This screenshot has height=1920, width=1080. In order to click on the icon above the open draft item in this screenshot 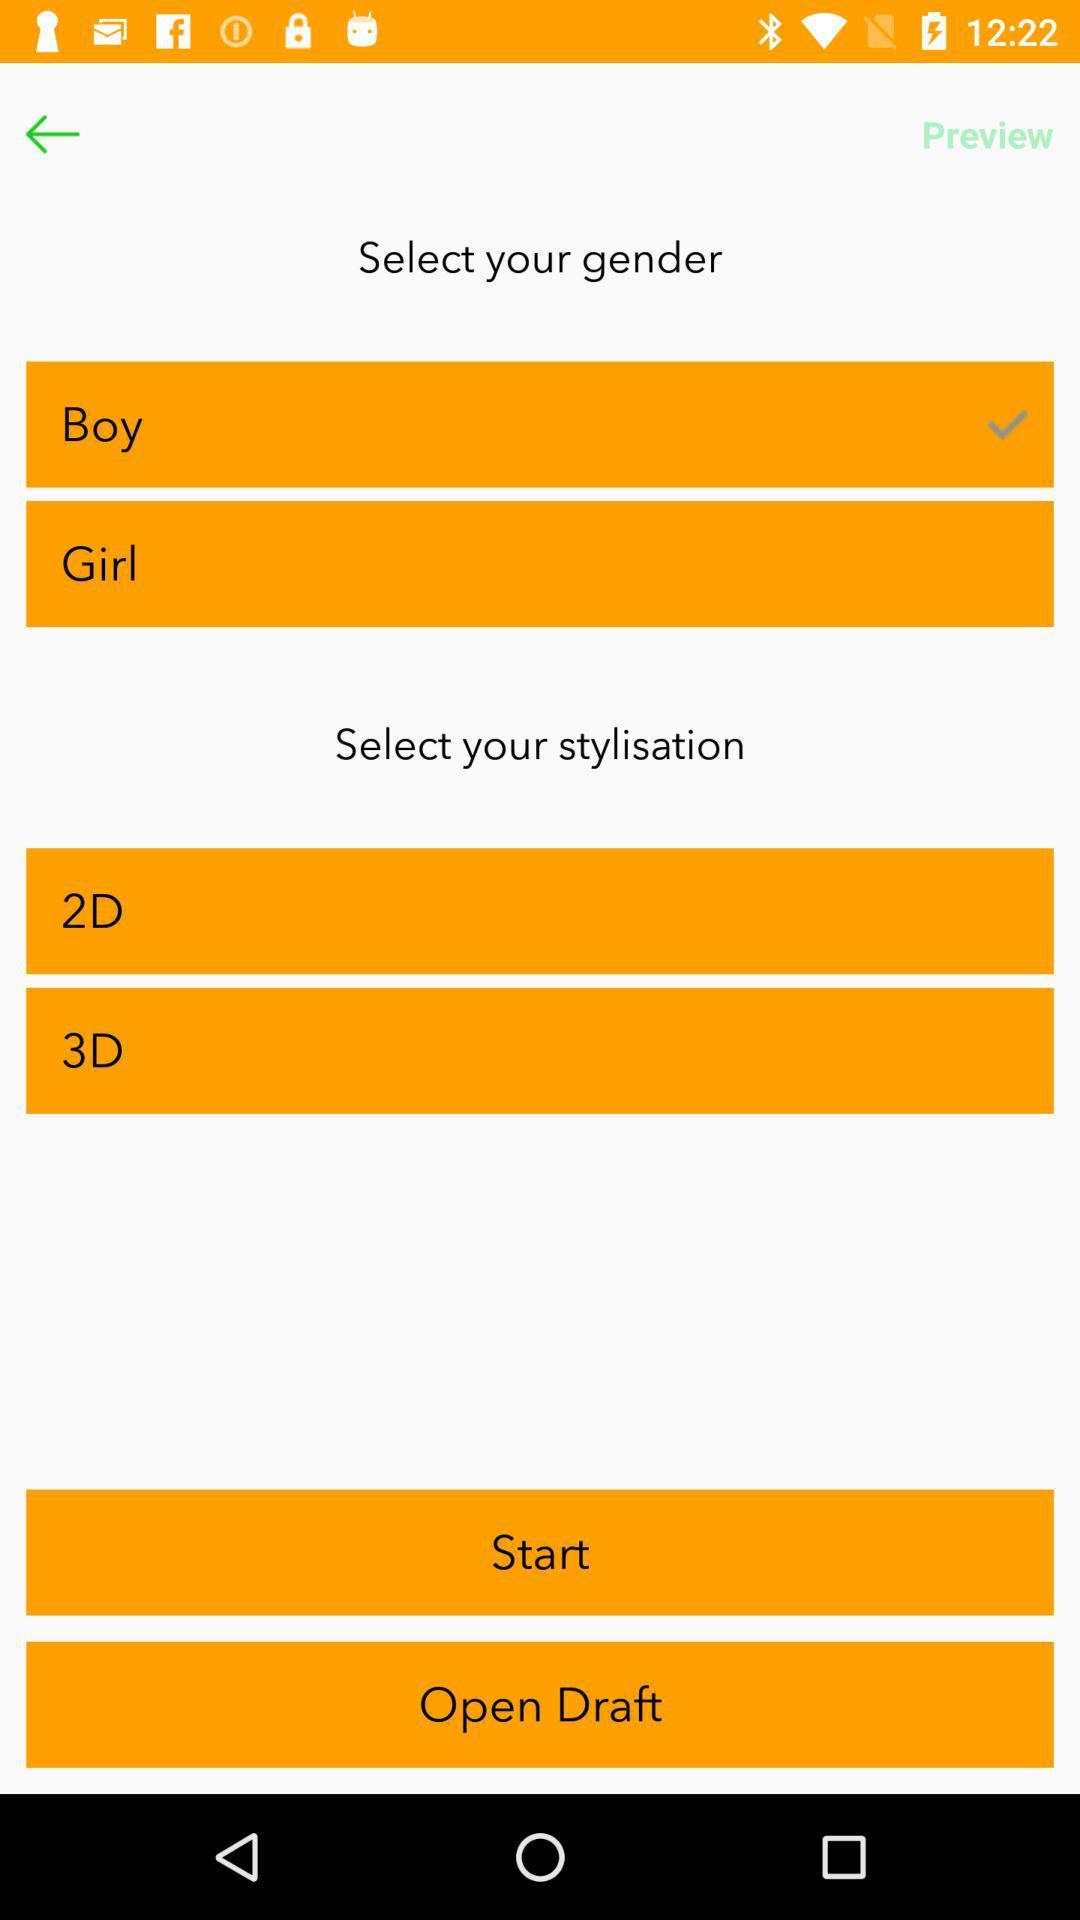, I will do `click(540, 1551)`.